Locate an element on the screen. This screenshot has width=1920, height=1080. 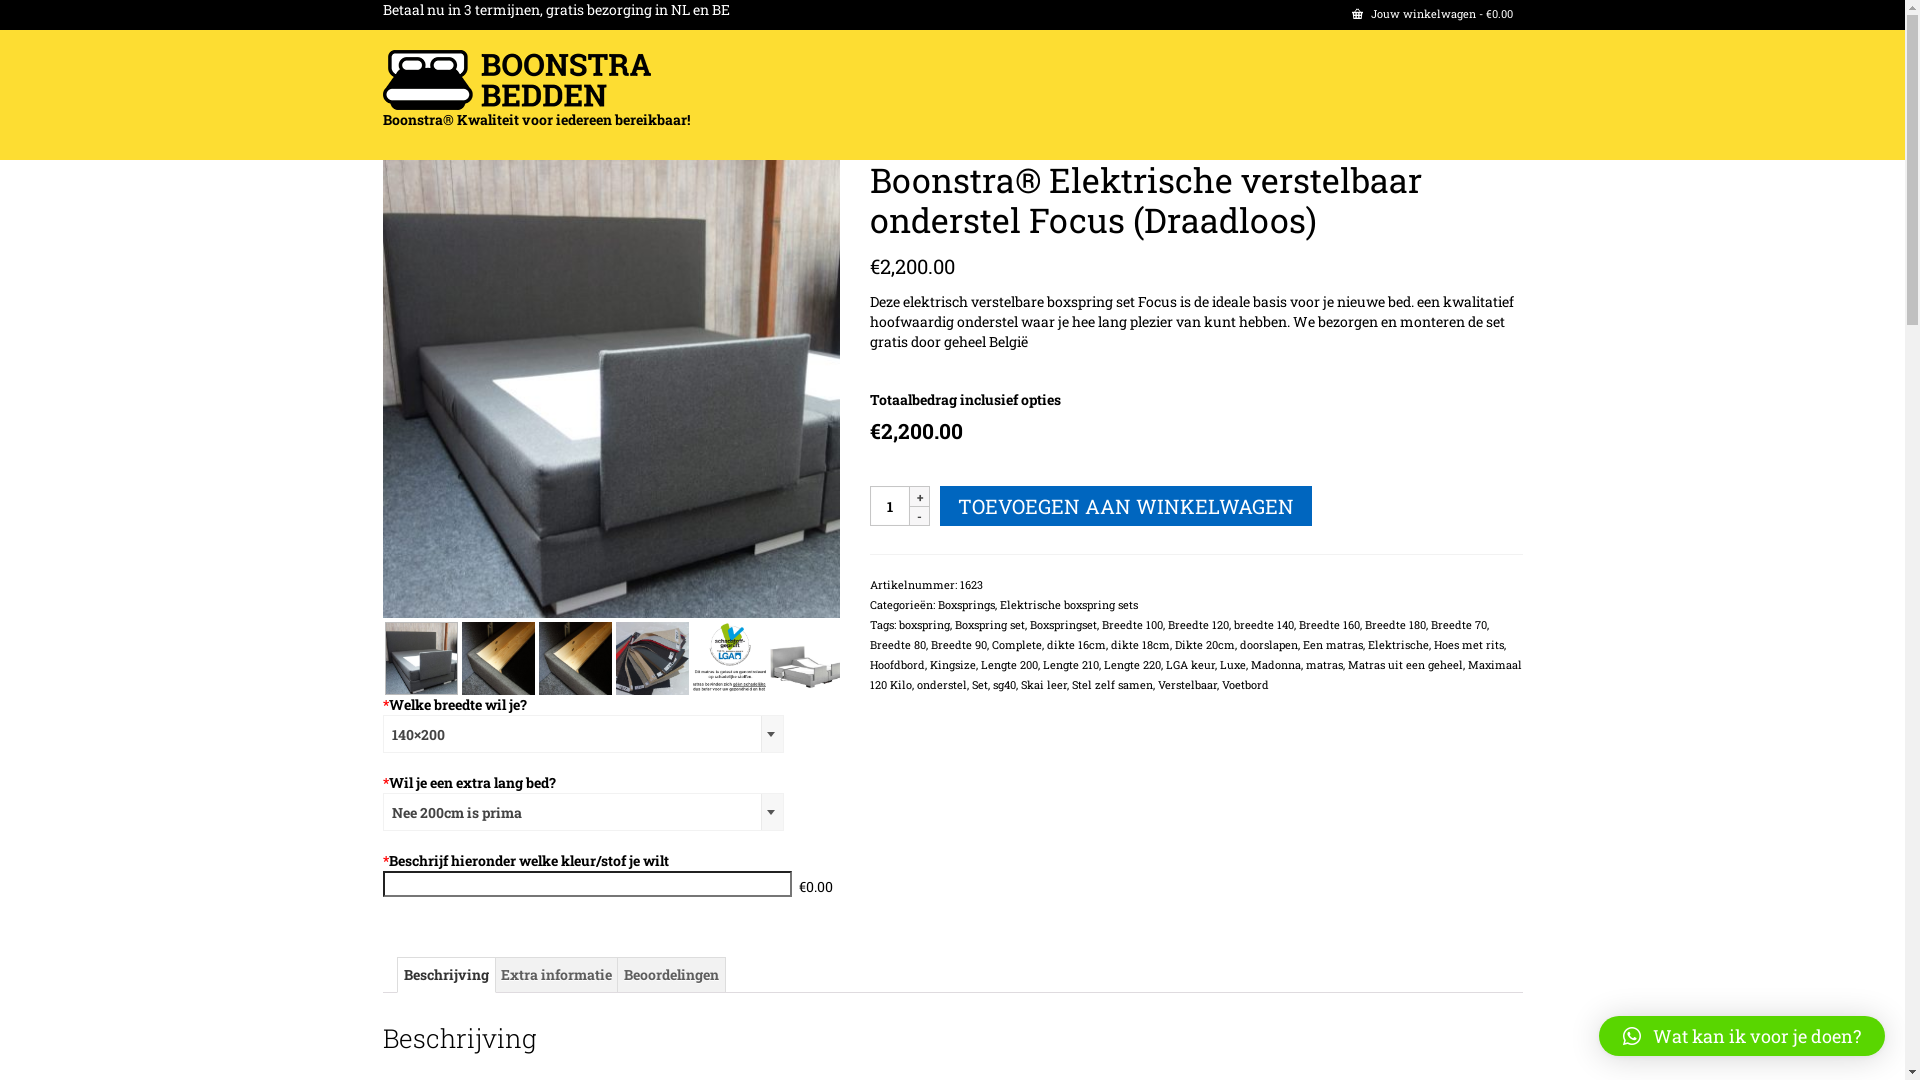
'Maximaal 120 Kilo' is located at coordinates (1195, 674).